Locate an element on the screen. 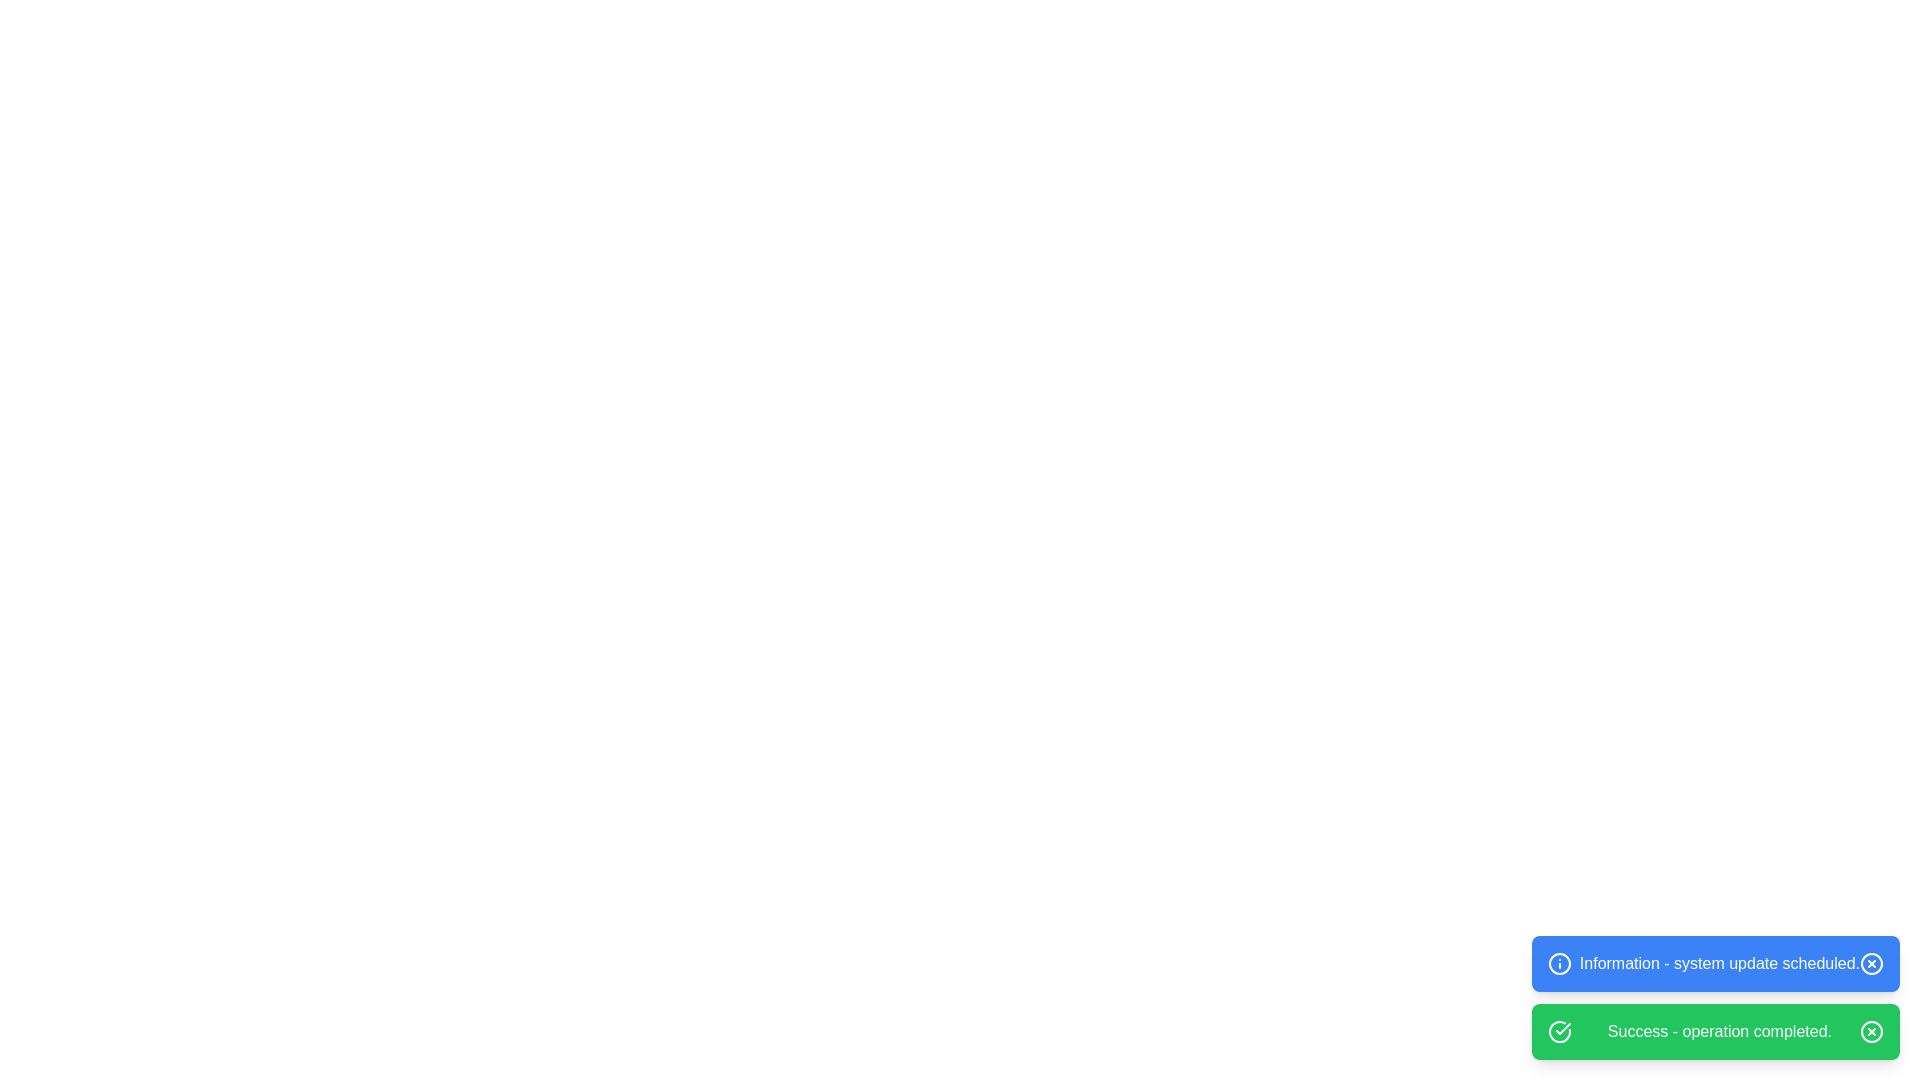 This screenshot has width=1920, height=1080. the dismiss button located on the rightmost side of the blue notification box that contains the text 'Information - system update scheduled' is located at coordinates (1871, 963).